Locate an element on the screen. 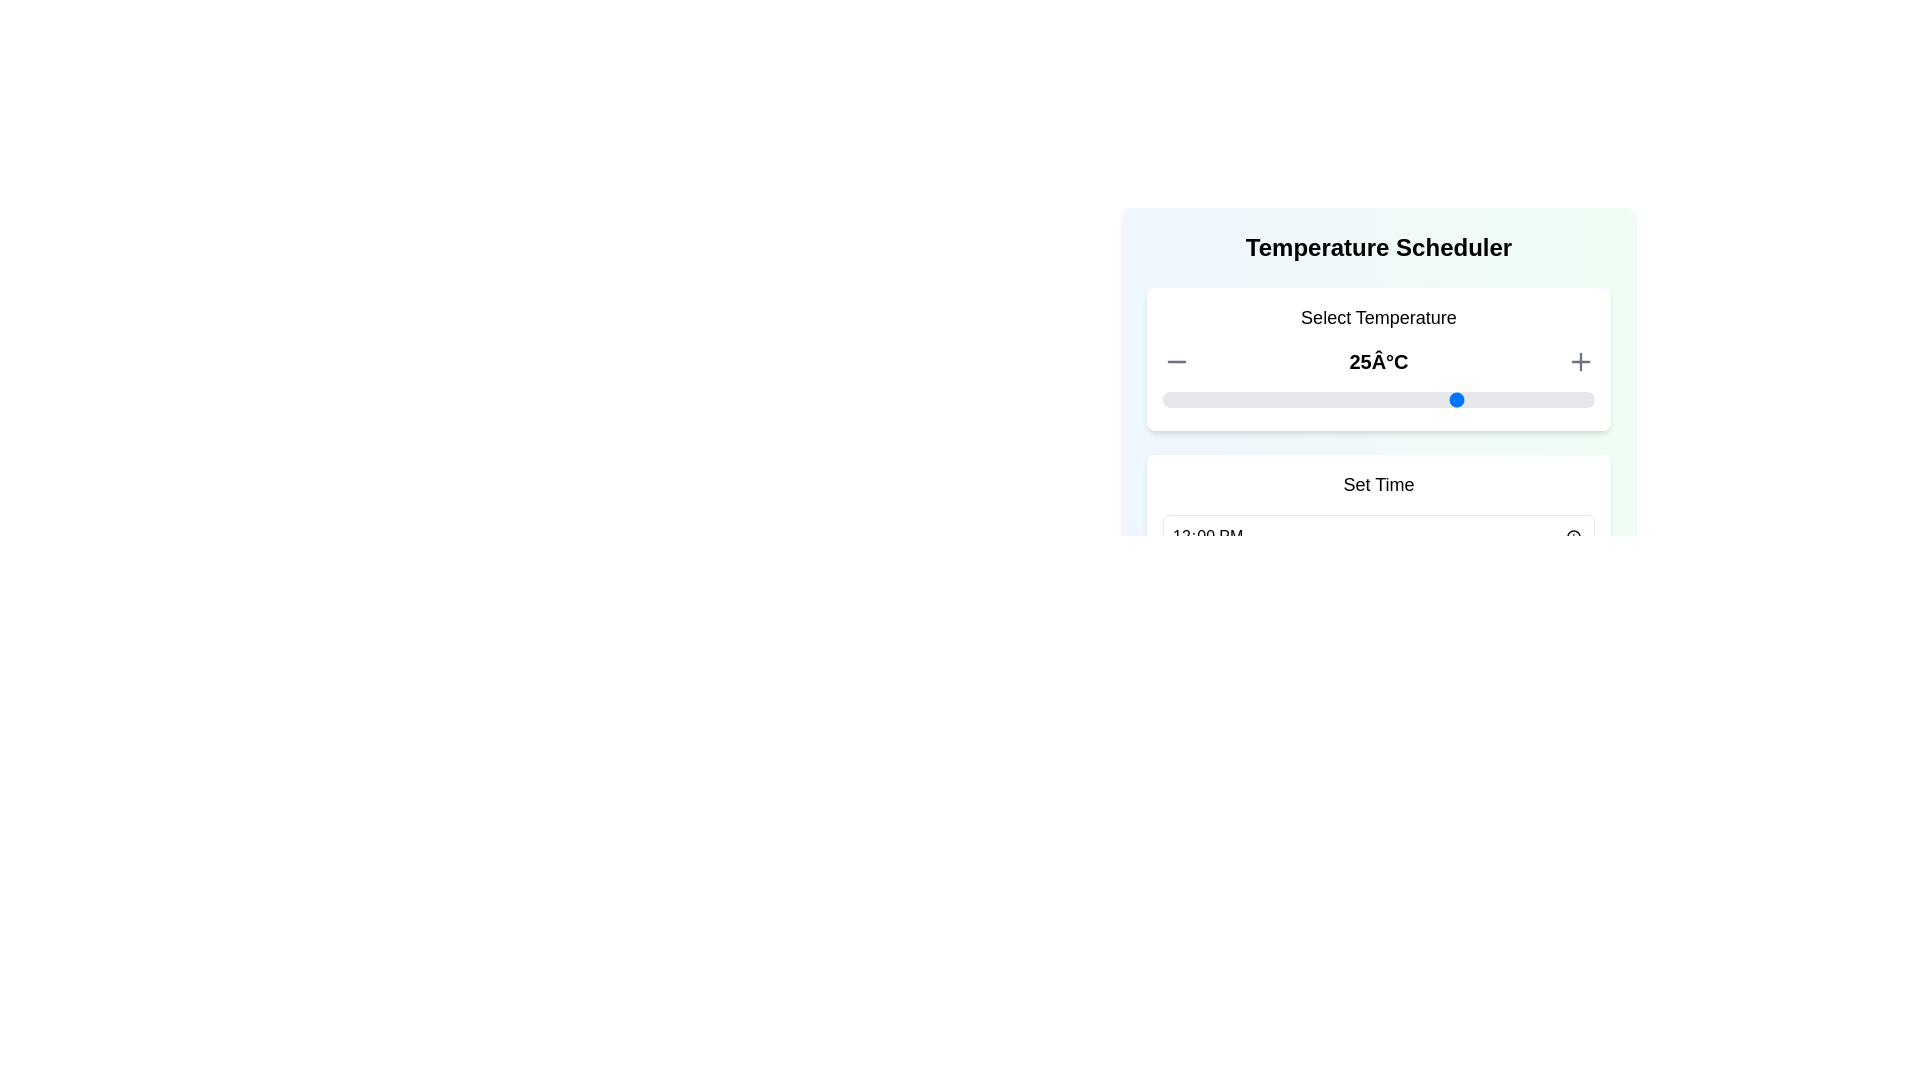  the temperature slider is located at coordinates (1503, 400).